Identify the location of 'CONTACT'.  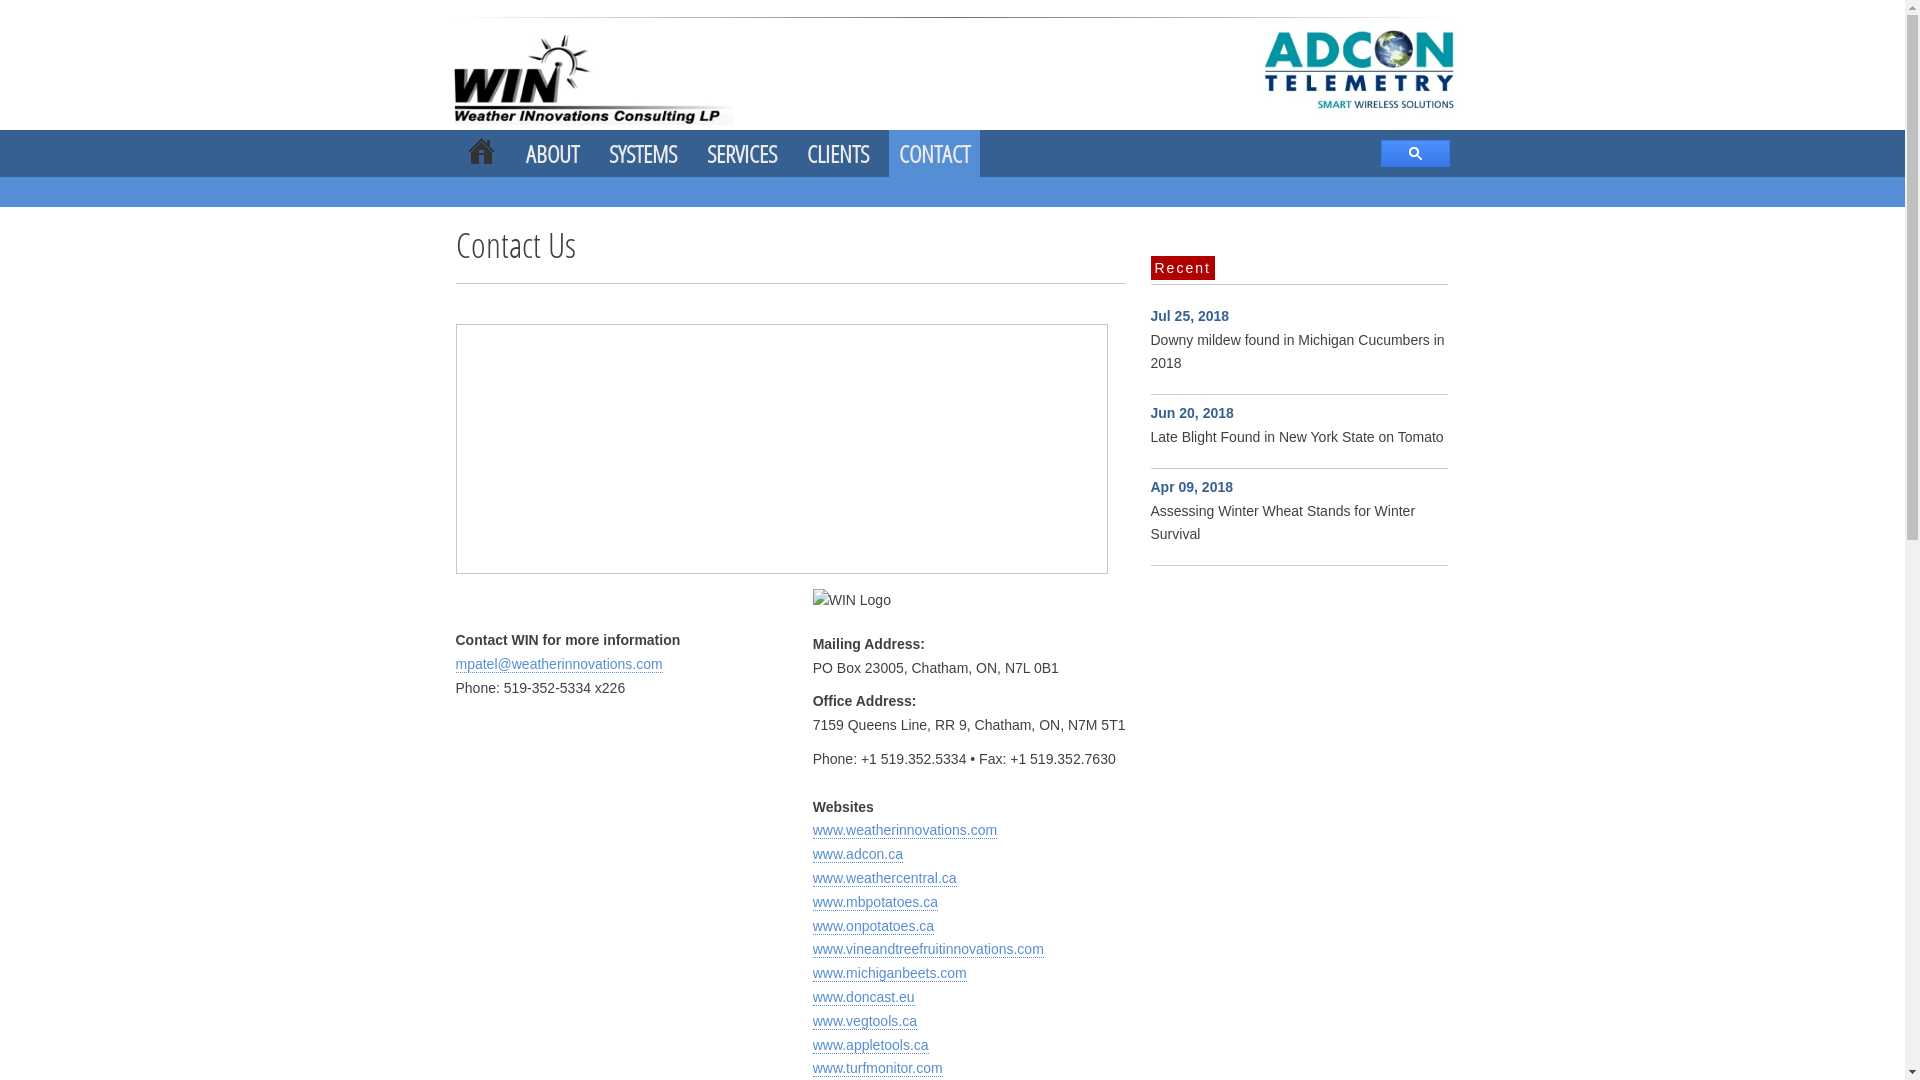
(932, 152).